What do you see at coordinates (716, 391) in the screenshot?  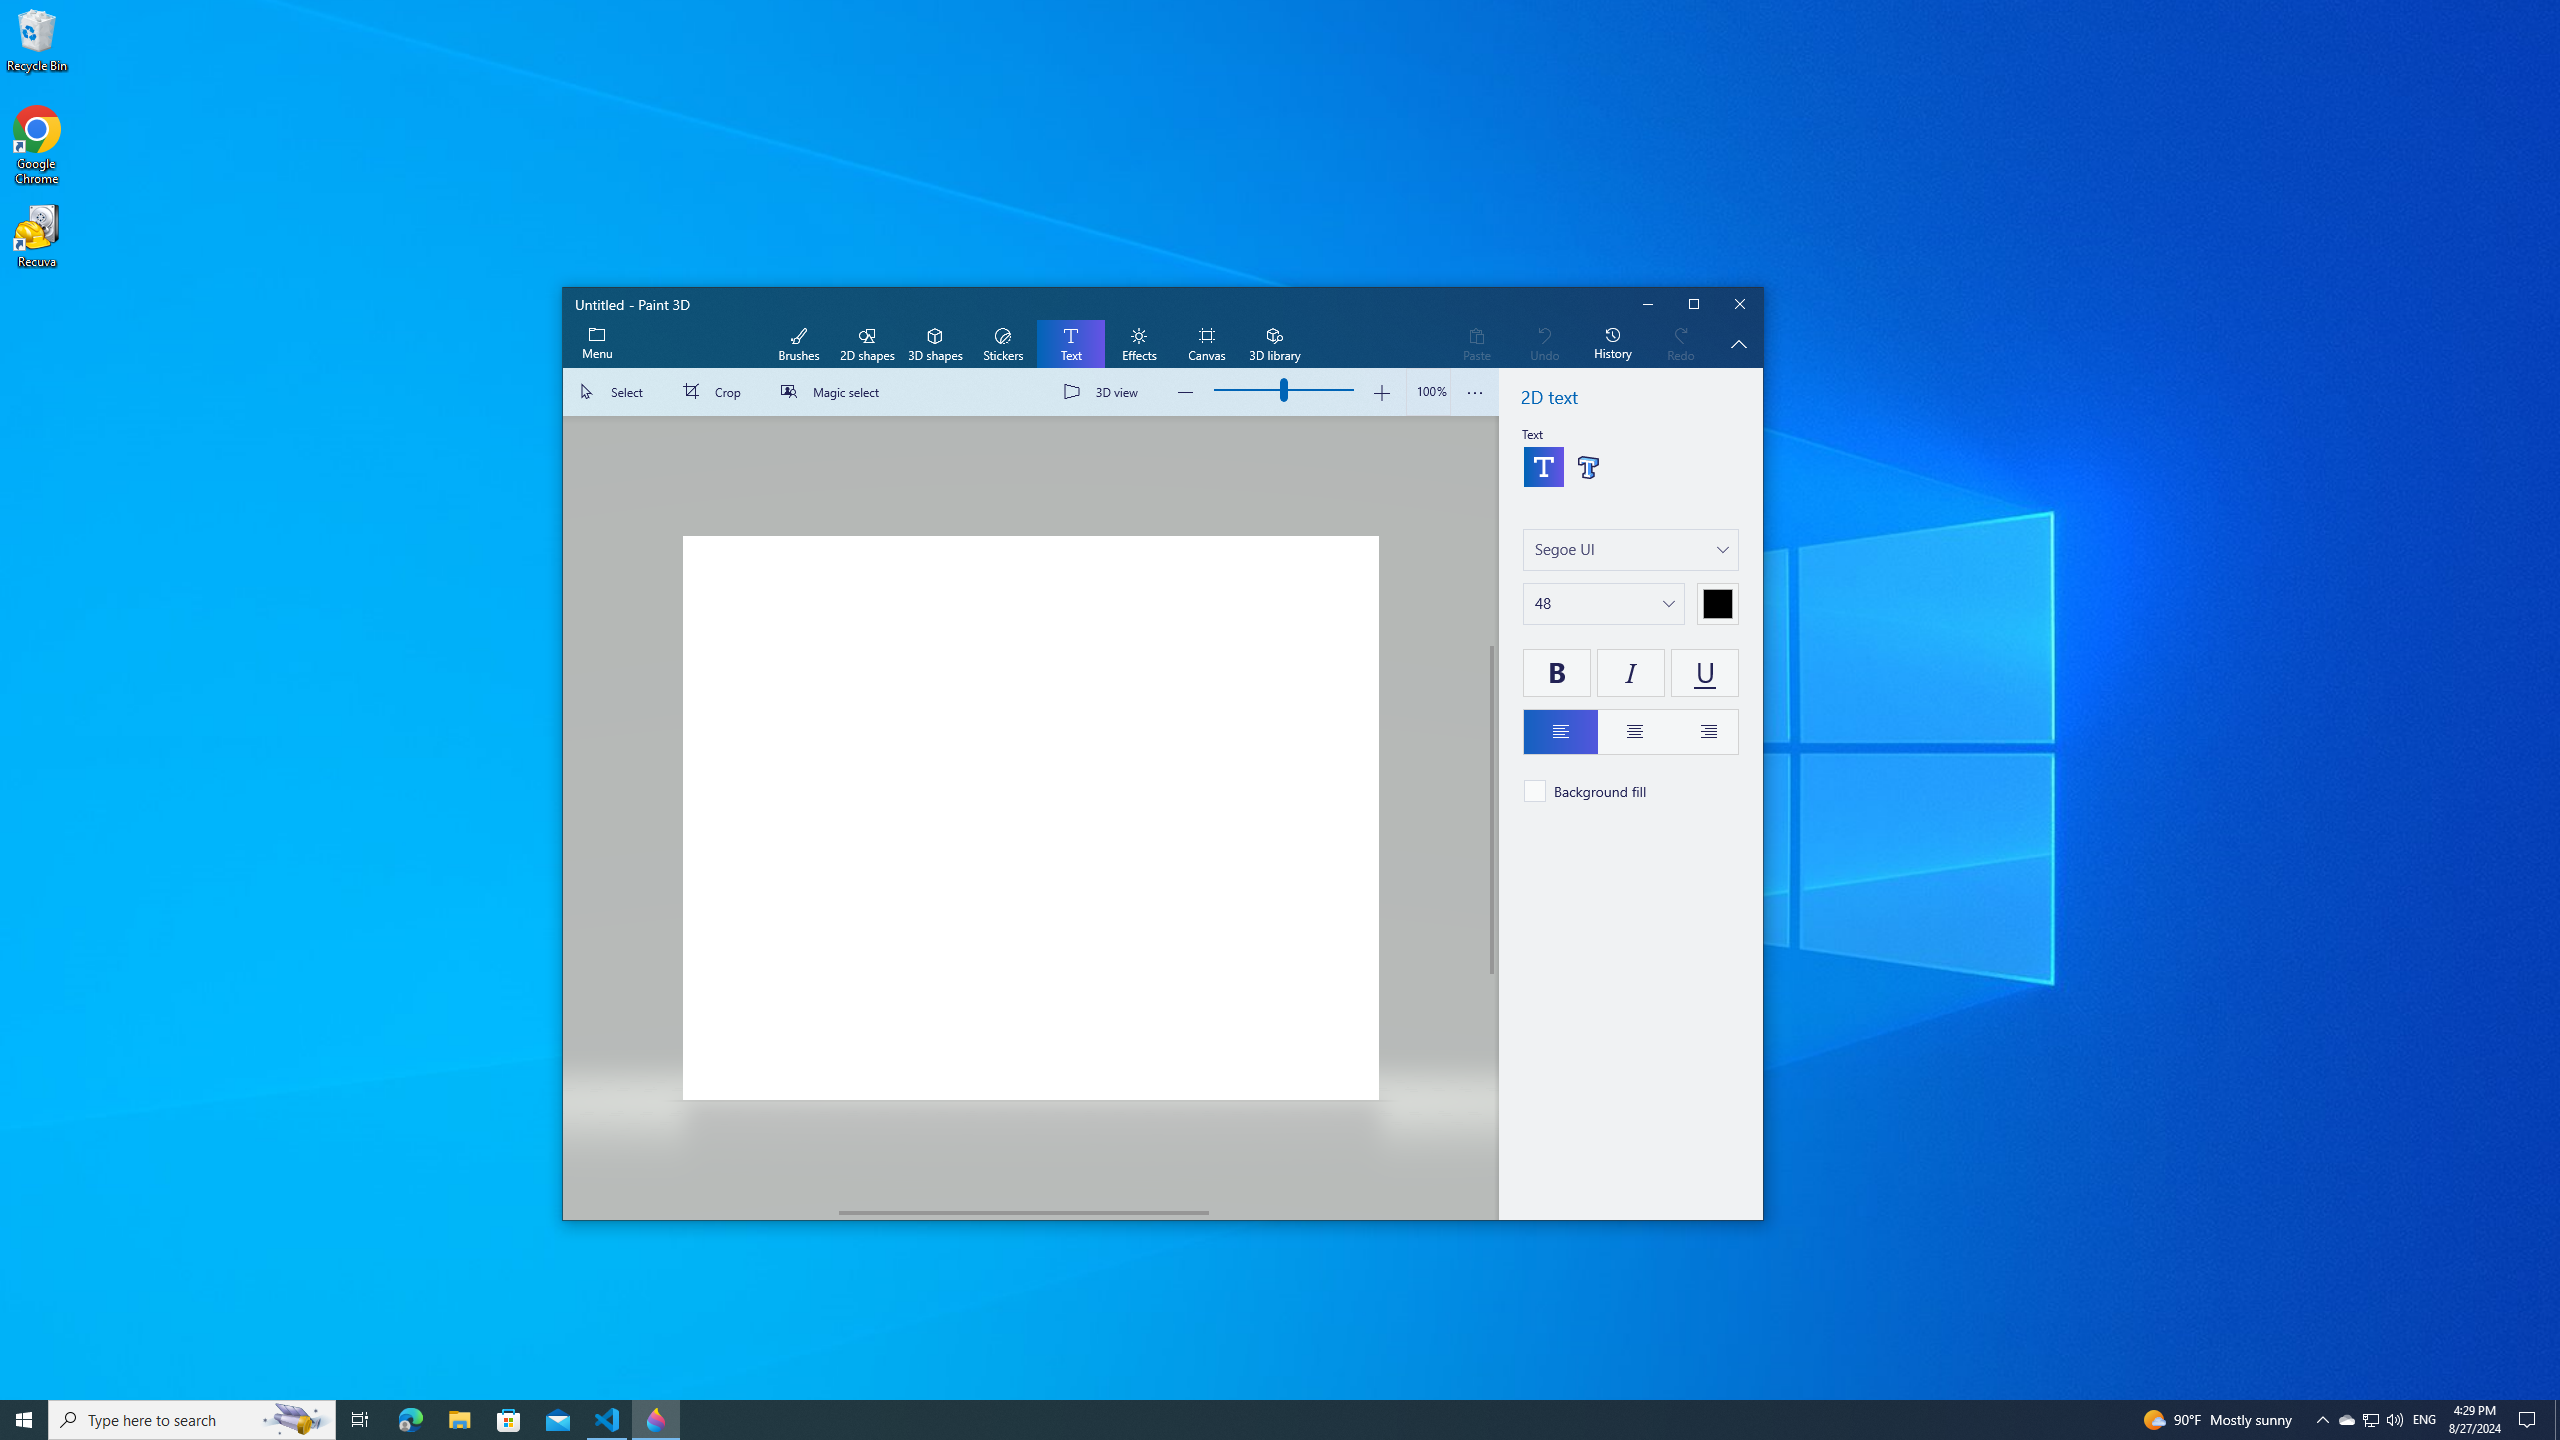 I see `'Crop'` at bounding box center [716, 391].